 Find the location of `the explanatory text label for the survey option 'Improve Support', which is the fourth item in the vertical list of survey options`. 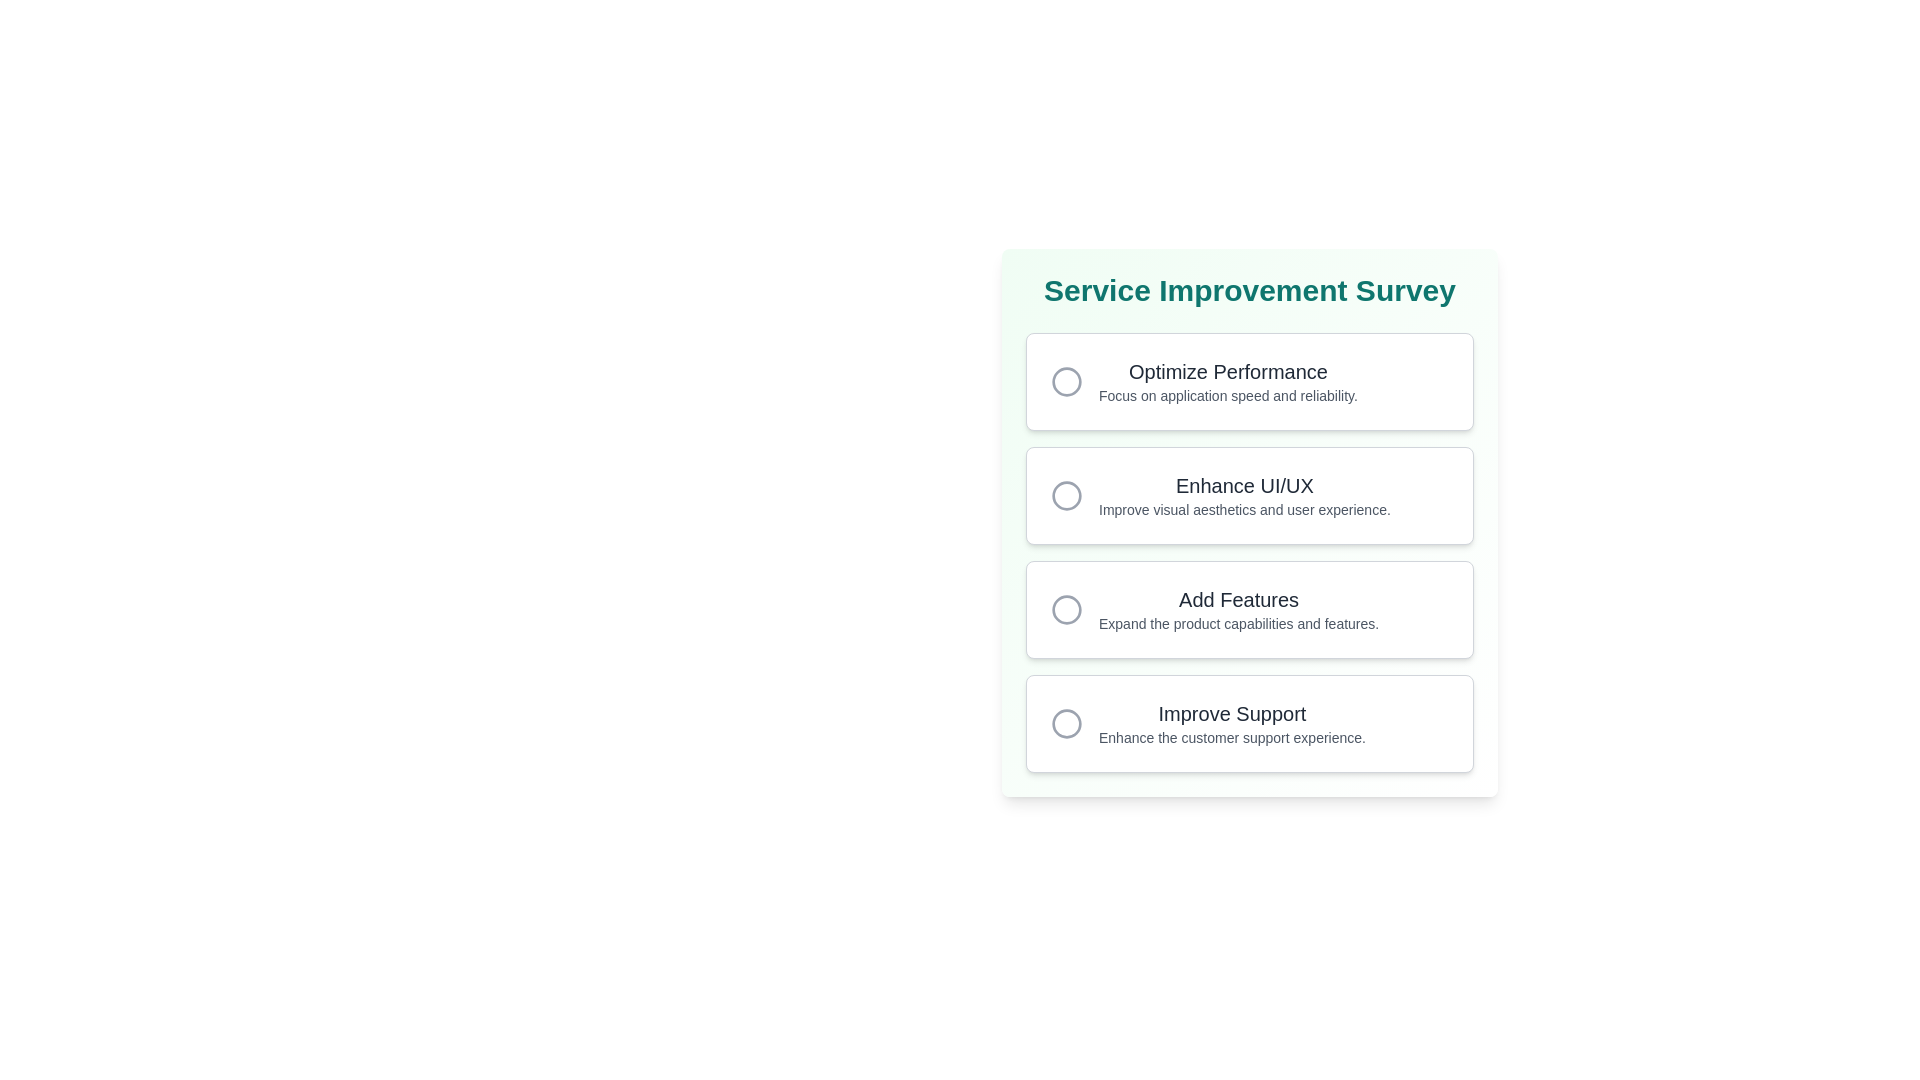

the explanatory text label for the survey option 'Improve Support', which is the fourth item in the vertical list of survey options is located at coordinates (1231, 737).